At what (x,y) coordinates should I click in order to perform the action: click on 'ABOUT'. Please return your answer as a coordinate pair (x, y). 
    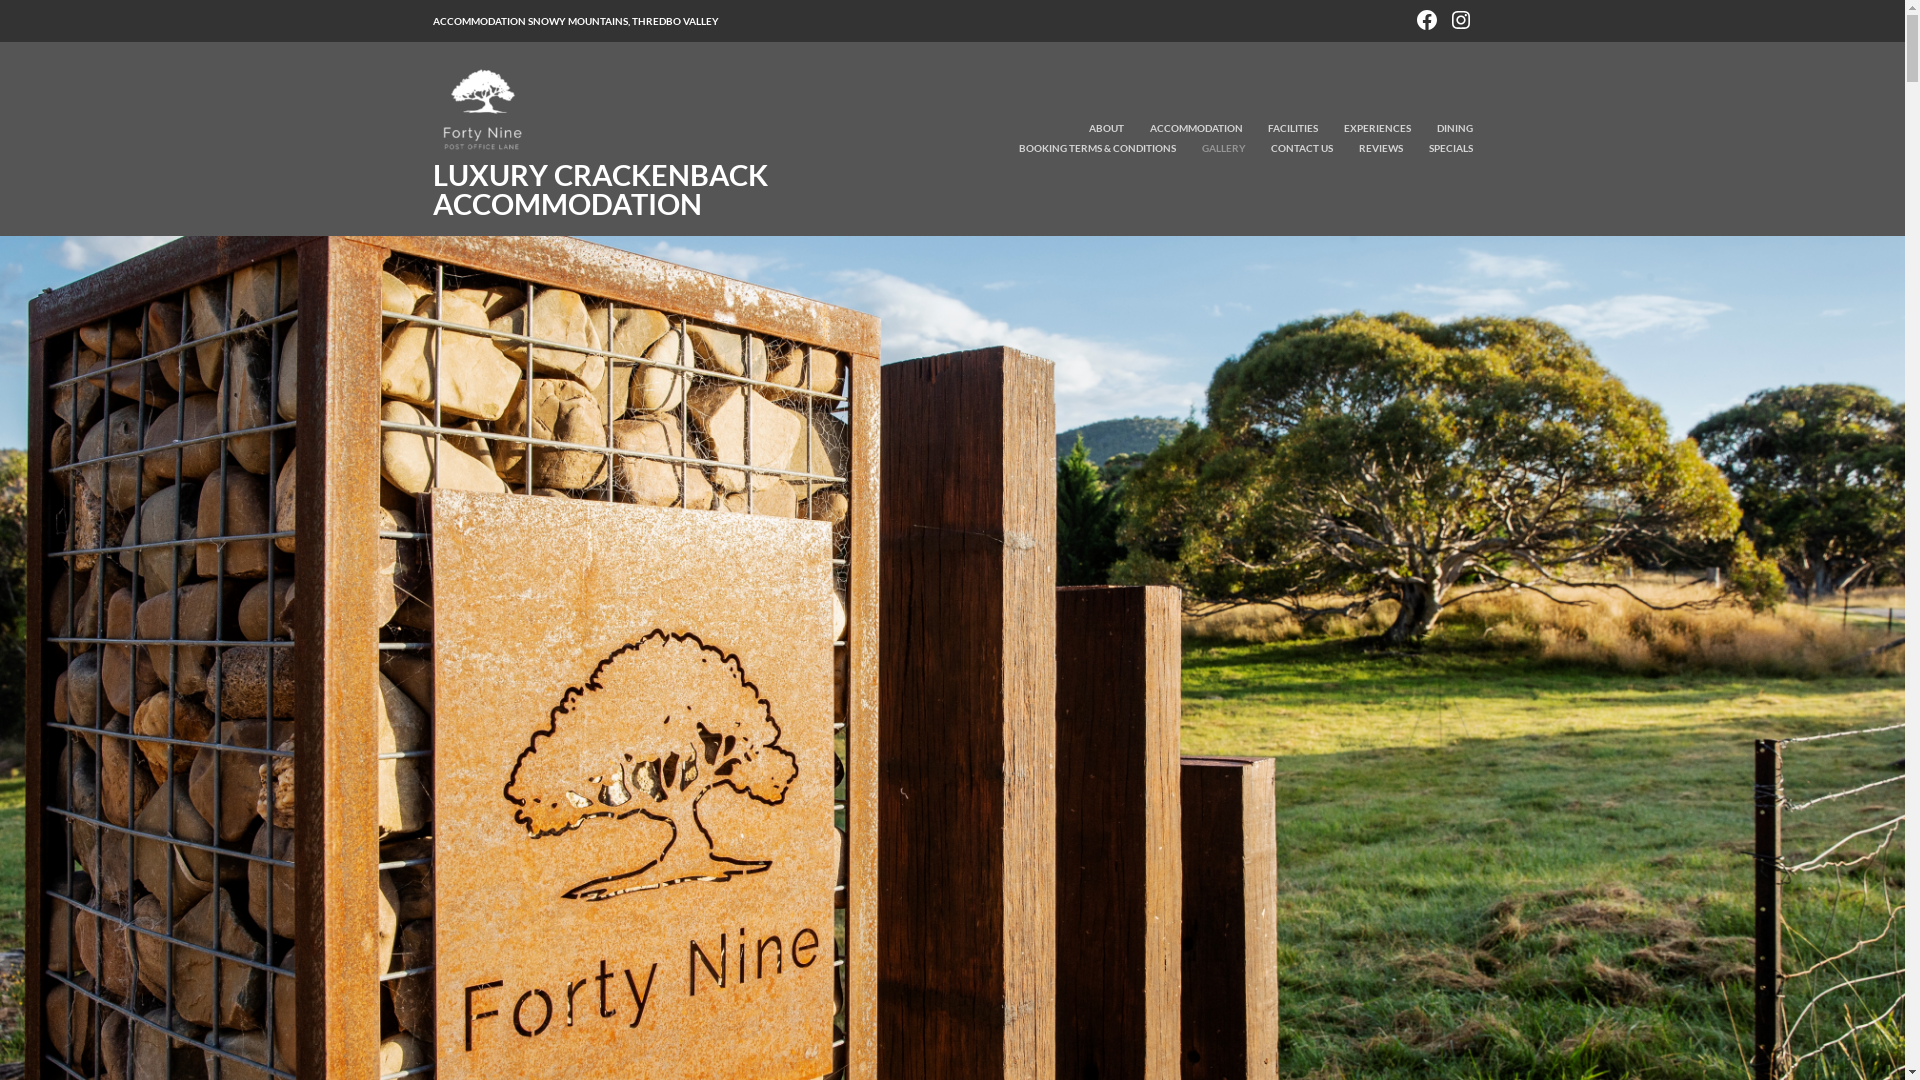
    Looking at the image, I should click on (1094, 128).